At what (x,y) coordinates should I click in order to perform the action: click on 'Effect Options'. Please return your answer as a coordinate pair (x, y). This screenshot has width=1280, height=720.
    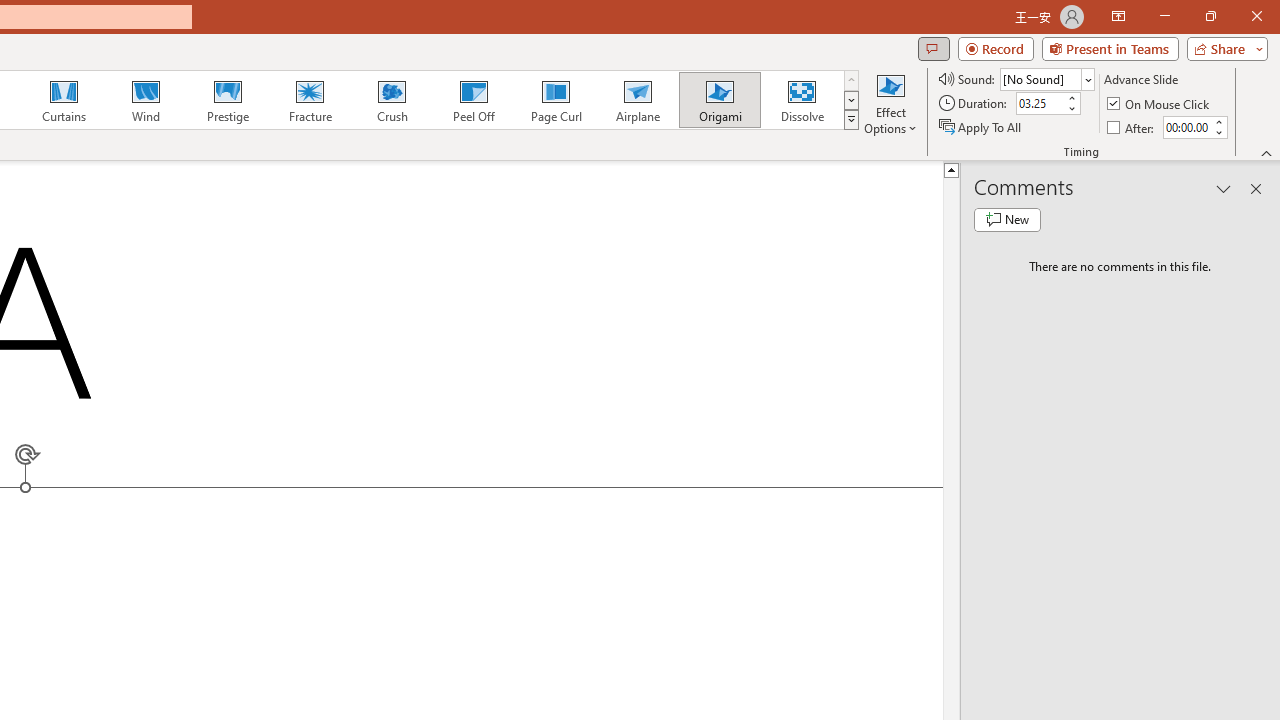
    Looking at the image, I should click on (889, 103).